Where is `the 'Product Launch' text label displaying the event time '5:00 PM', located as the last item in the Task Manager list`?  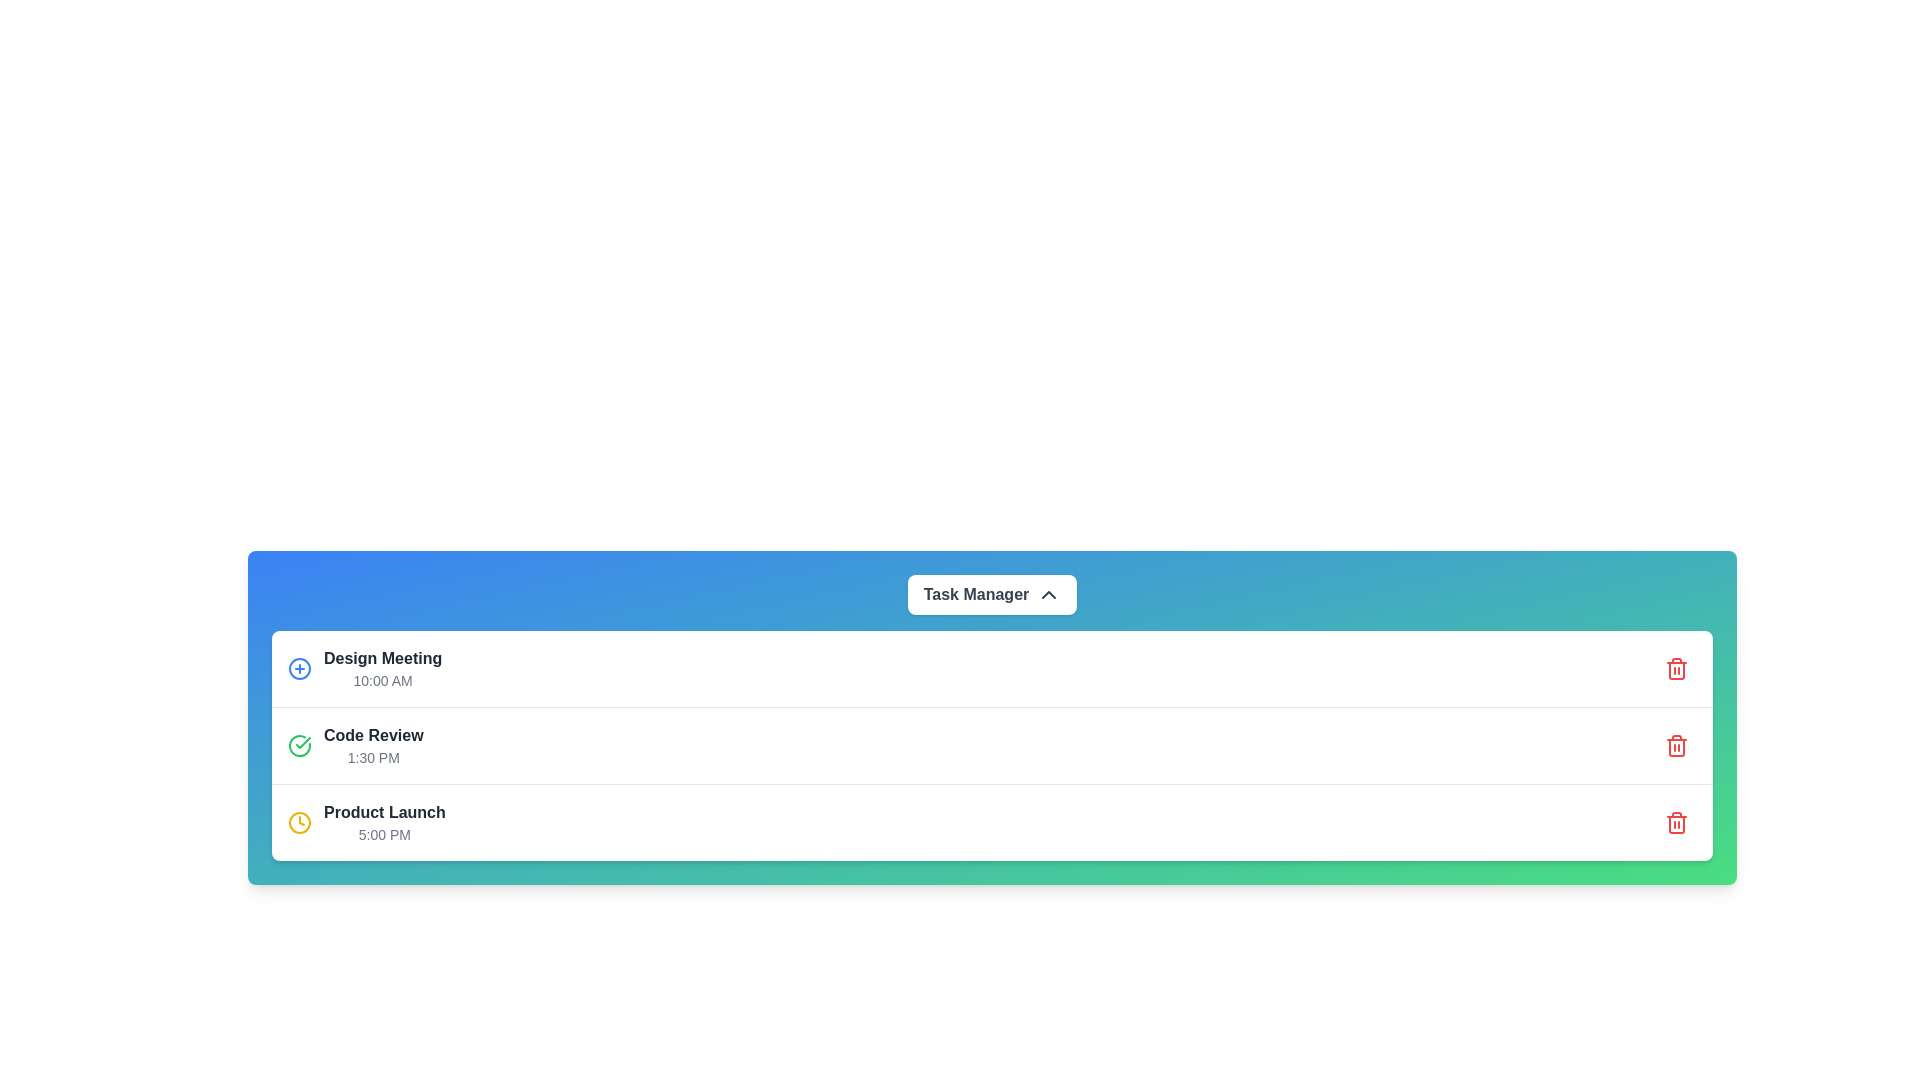 the 'Product Launch' text label displaying the event time '5:00 PM', located as the last item in the Task Manager list is located at coordinates (384, 822).